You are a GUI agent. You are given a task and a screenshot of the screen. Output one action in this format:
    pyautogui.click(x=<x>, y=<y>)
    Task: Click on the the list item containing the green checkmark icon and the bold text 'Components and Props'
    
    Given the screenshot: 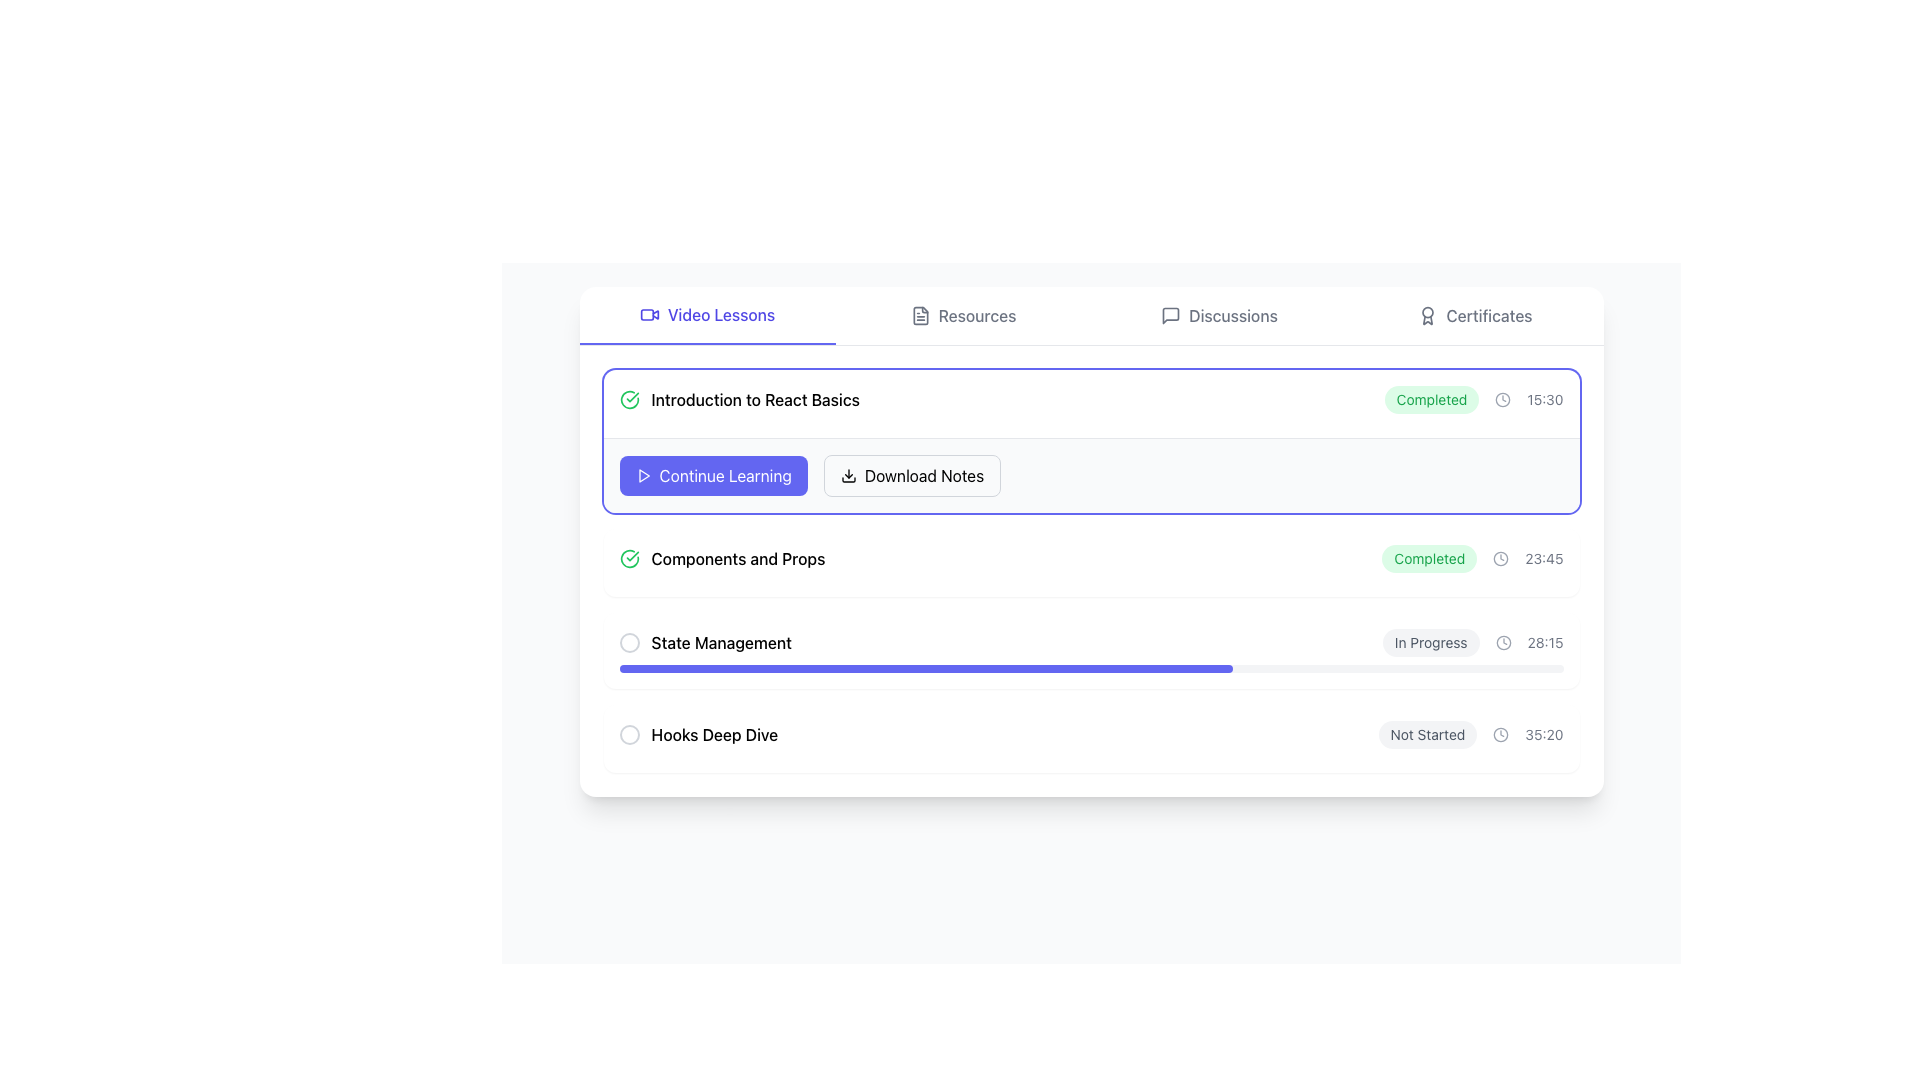 What is the action you would take?
    pyautogui.click(x=721, y=559)
    